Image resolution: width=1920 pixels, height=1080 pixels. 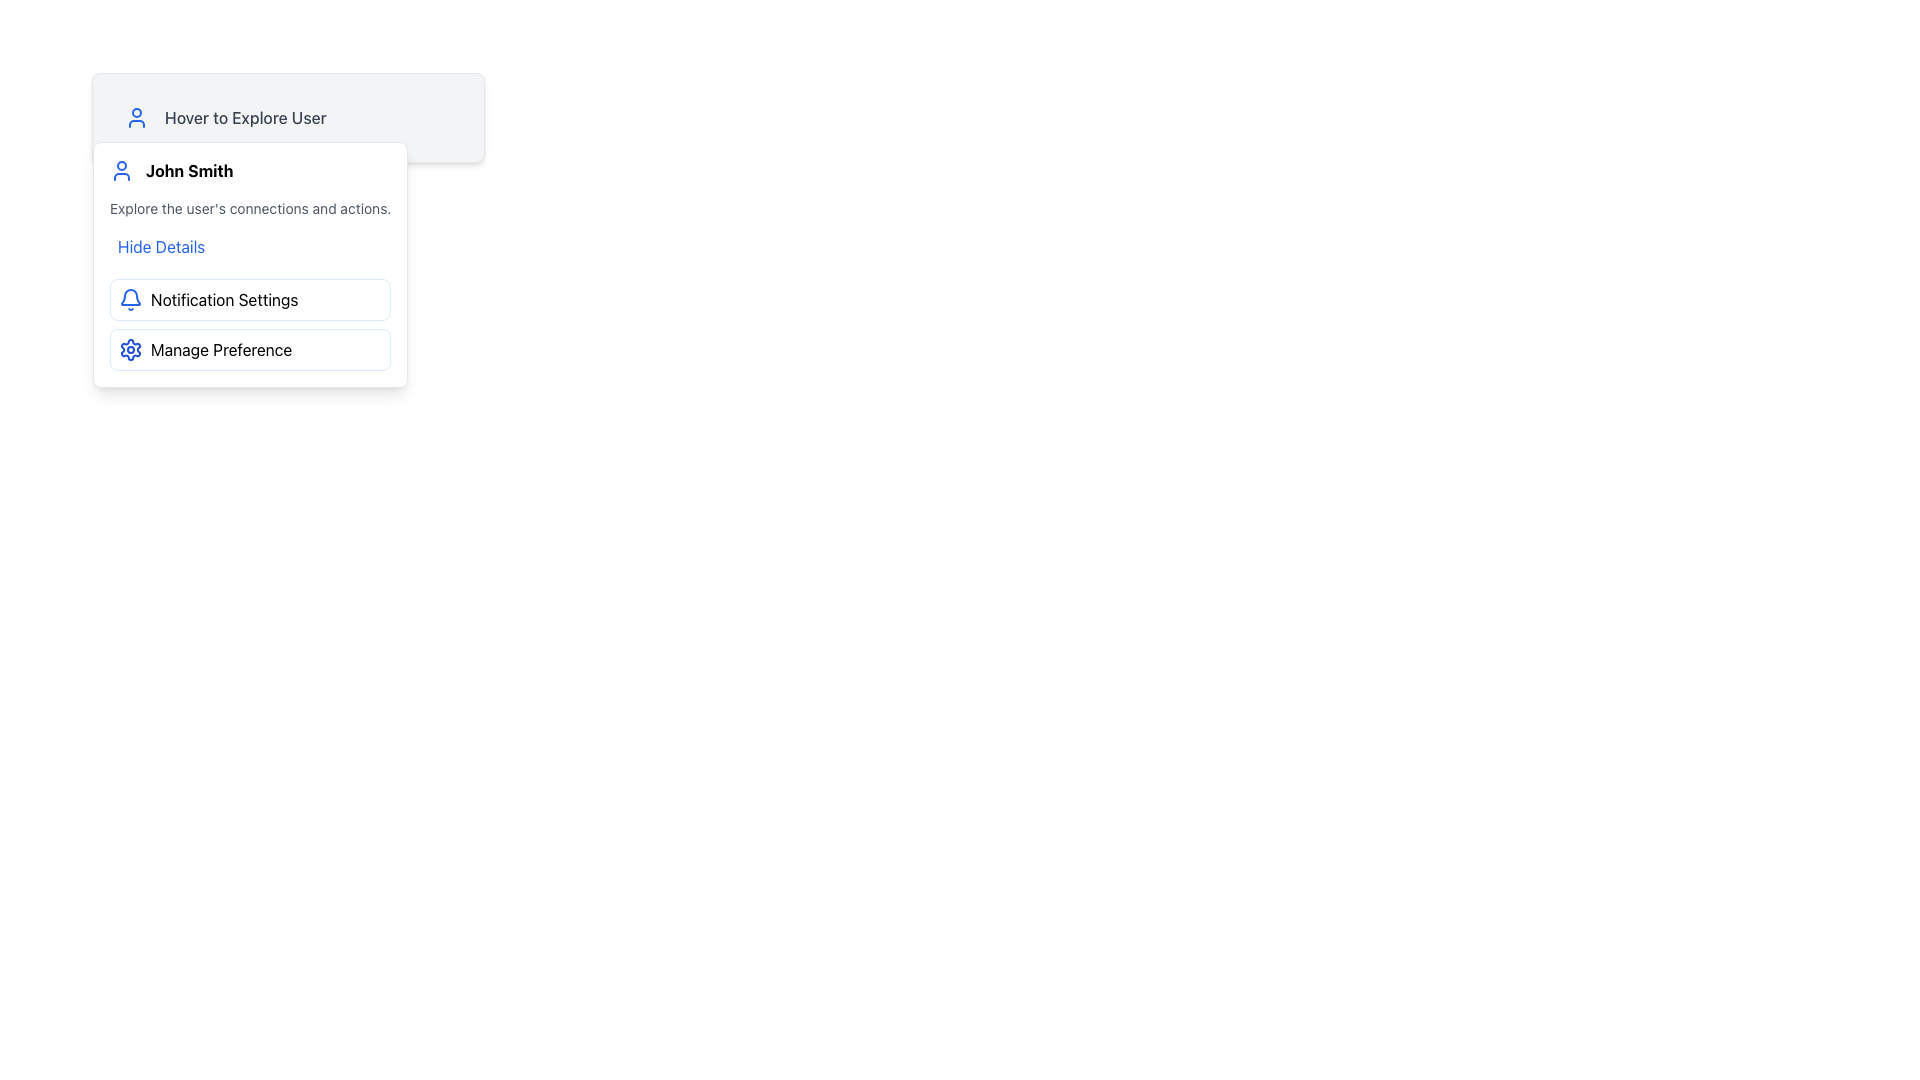 What do you see at coordinates (287, 118) in the screenshot?
I see `the Header Section with Icon and Text located in the top-left area of the menu interface, which serves as an introductory section for user profile interaction` at bounding box center [287, 118].